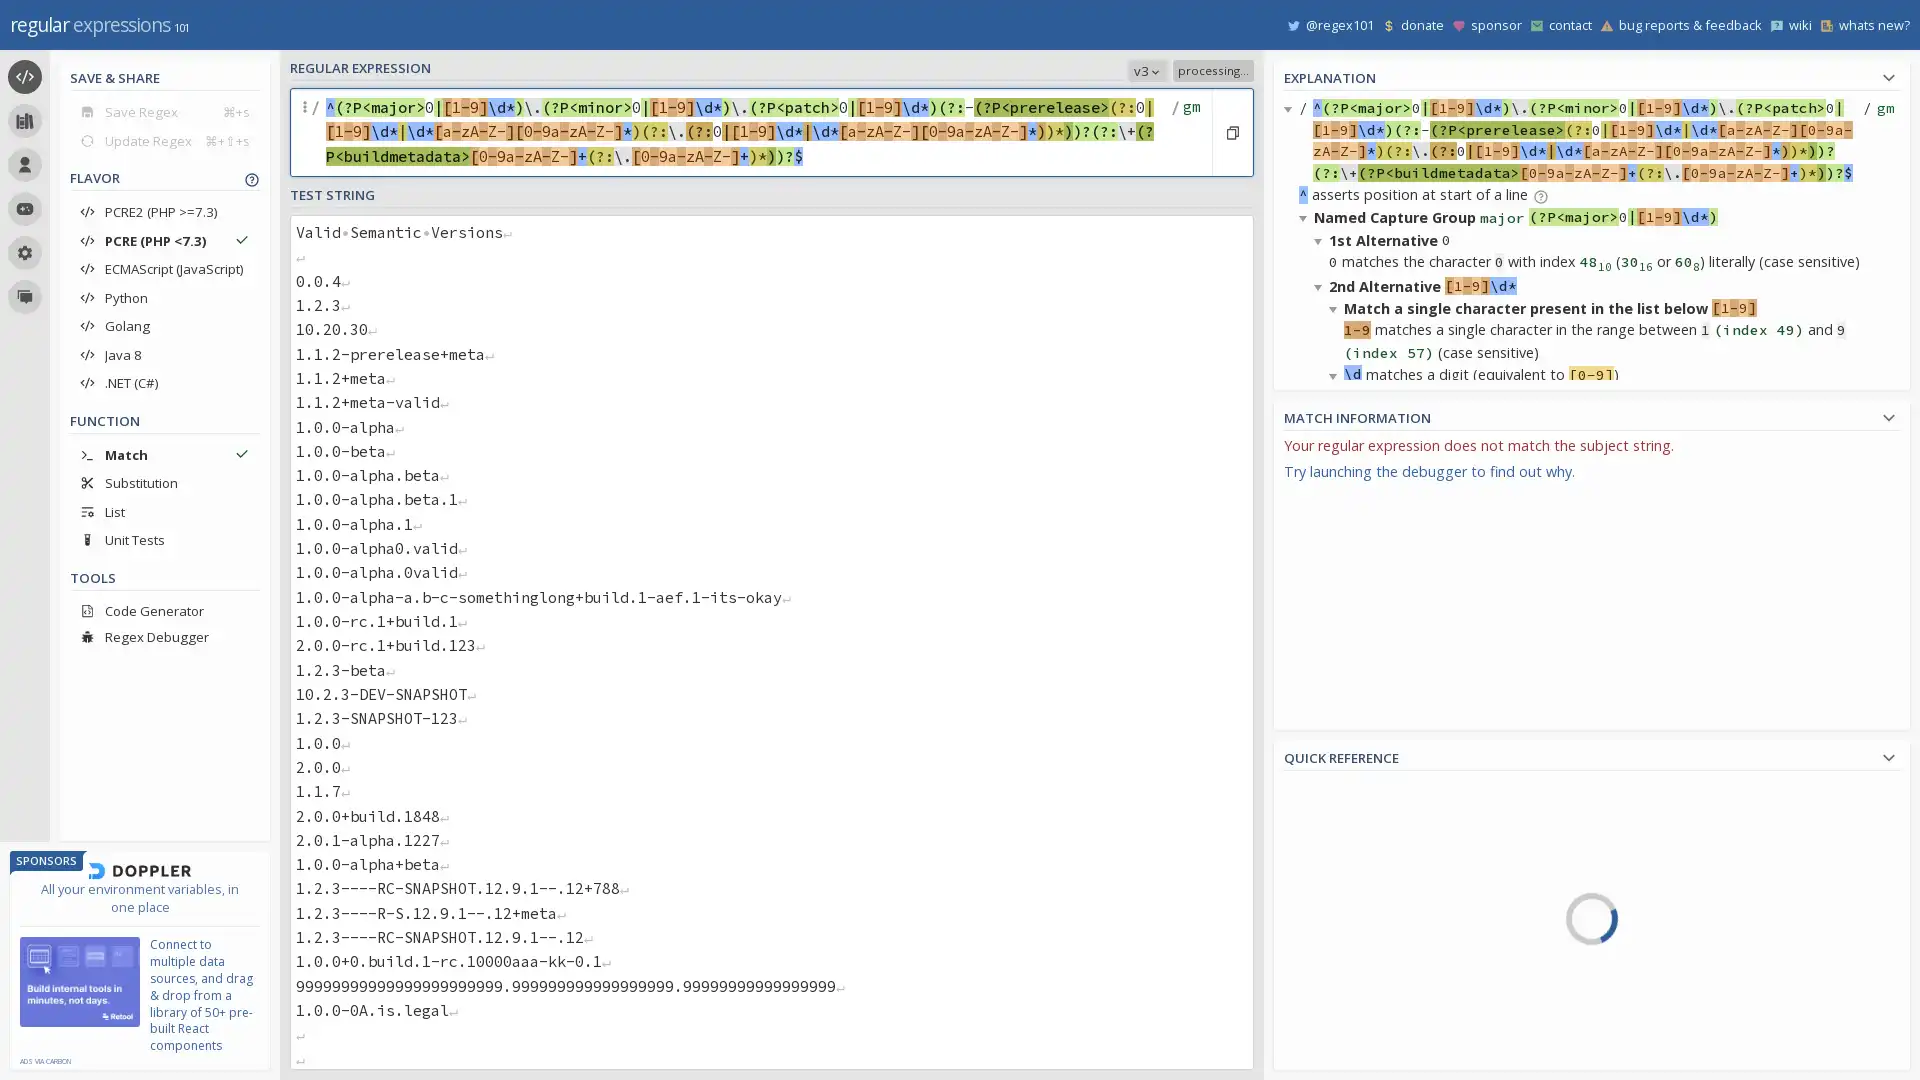 The image size is (1920, 1080). What do you see at coordinates (1306, 941) in the screenshot?
I see `Collapse Subtree` at bounding box center [1306, 941].